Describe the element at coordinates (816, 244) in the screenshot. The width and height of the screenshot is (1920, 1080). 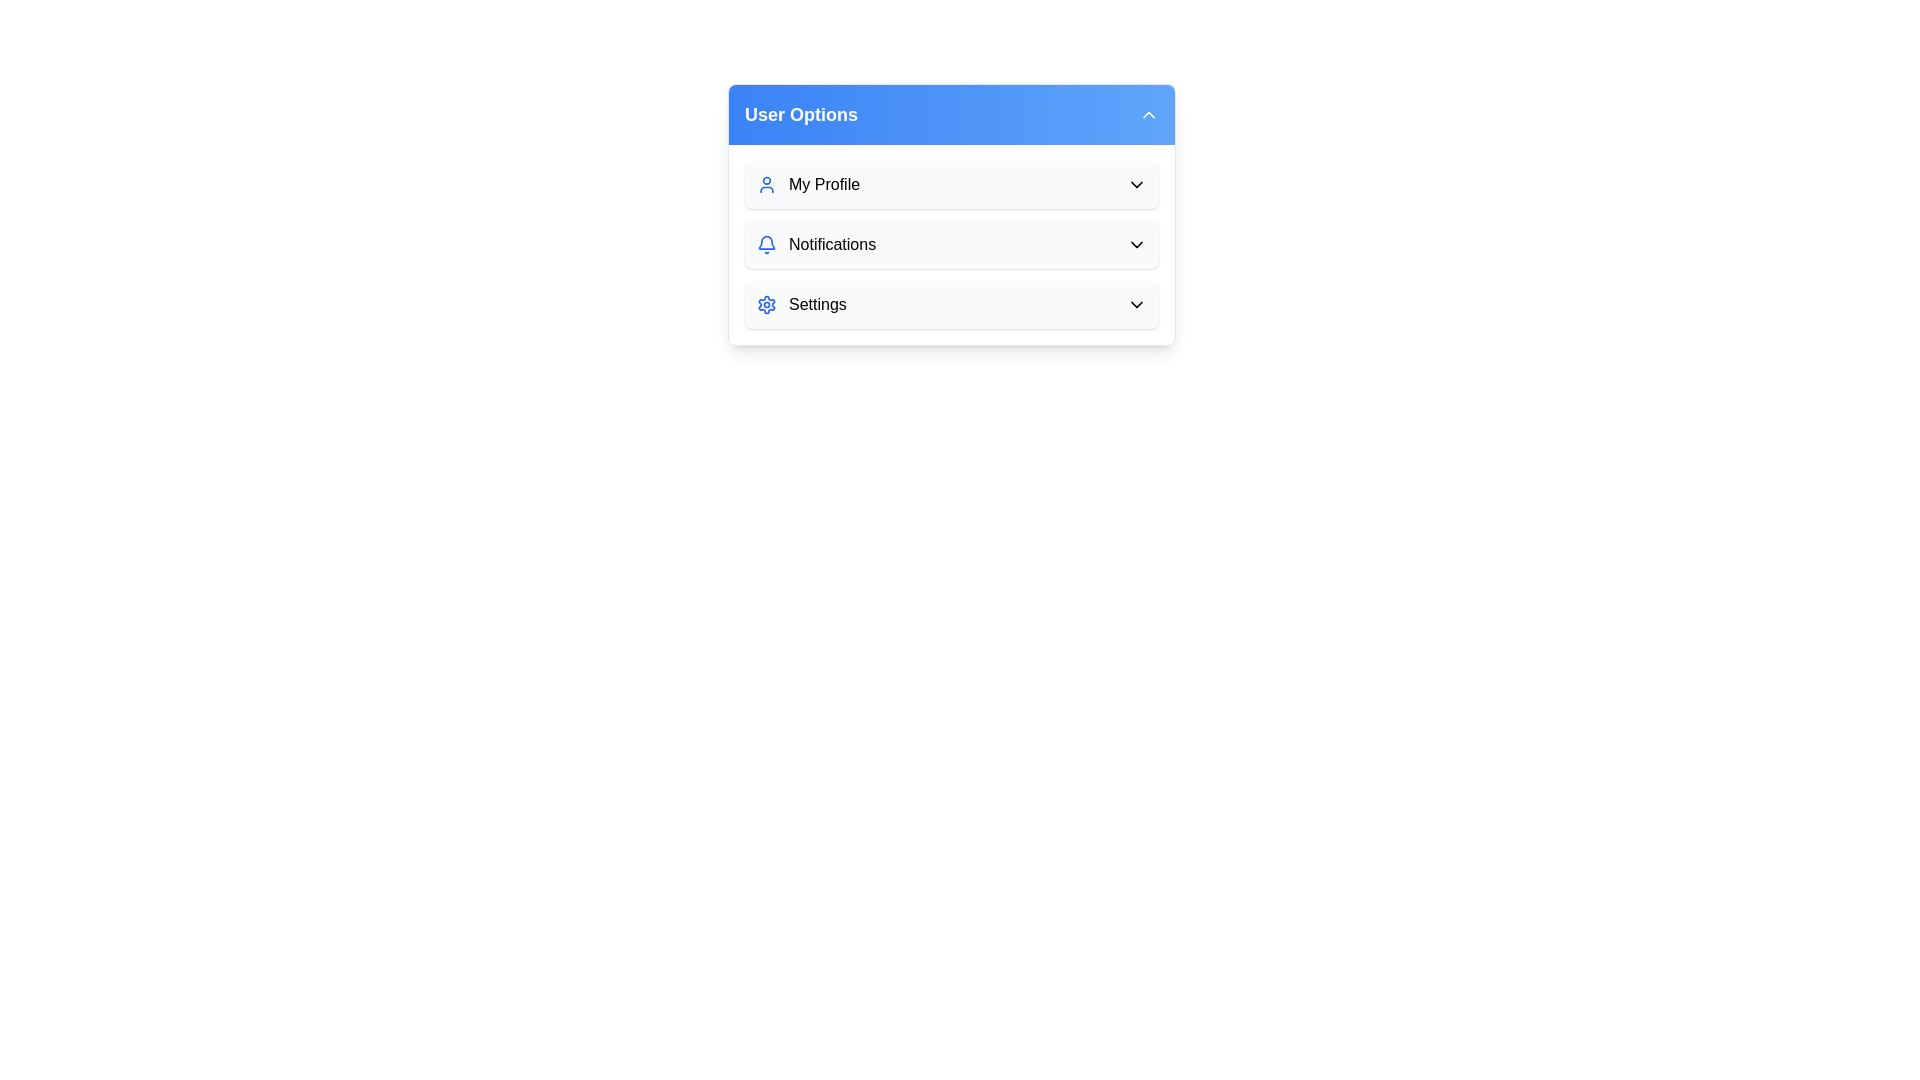
I see `the 'Notifications' menu item, which features a blue bell icon and is the second option in the 'User Options' card, located below 'My Profile' and above 'Settings'` at that location.